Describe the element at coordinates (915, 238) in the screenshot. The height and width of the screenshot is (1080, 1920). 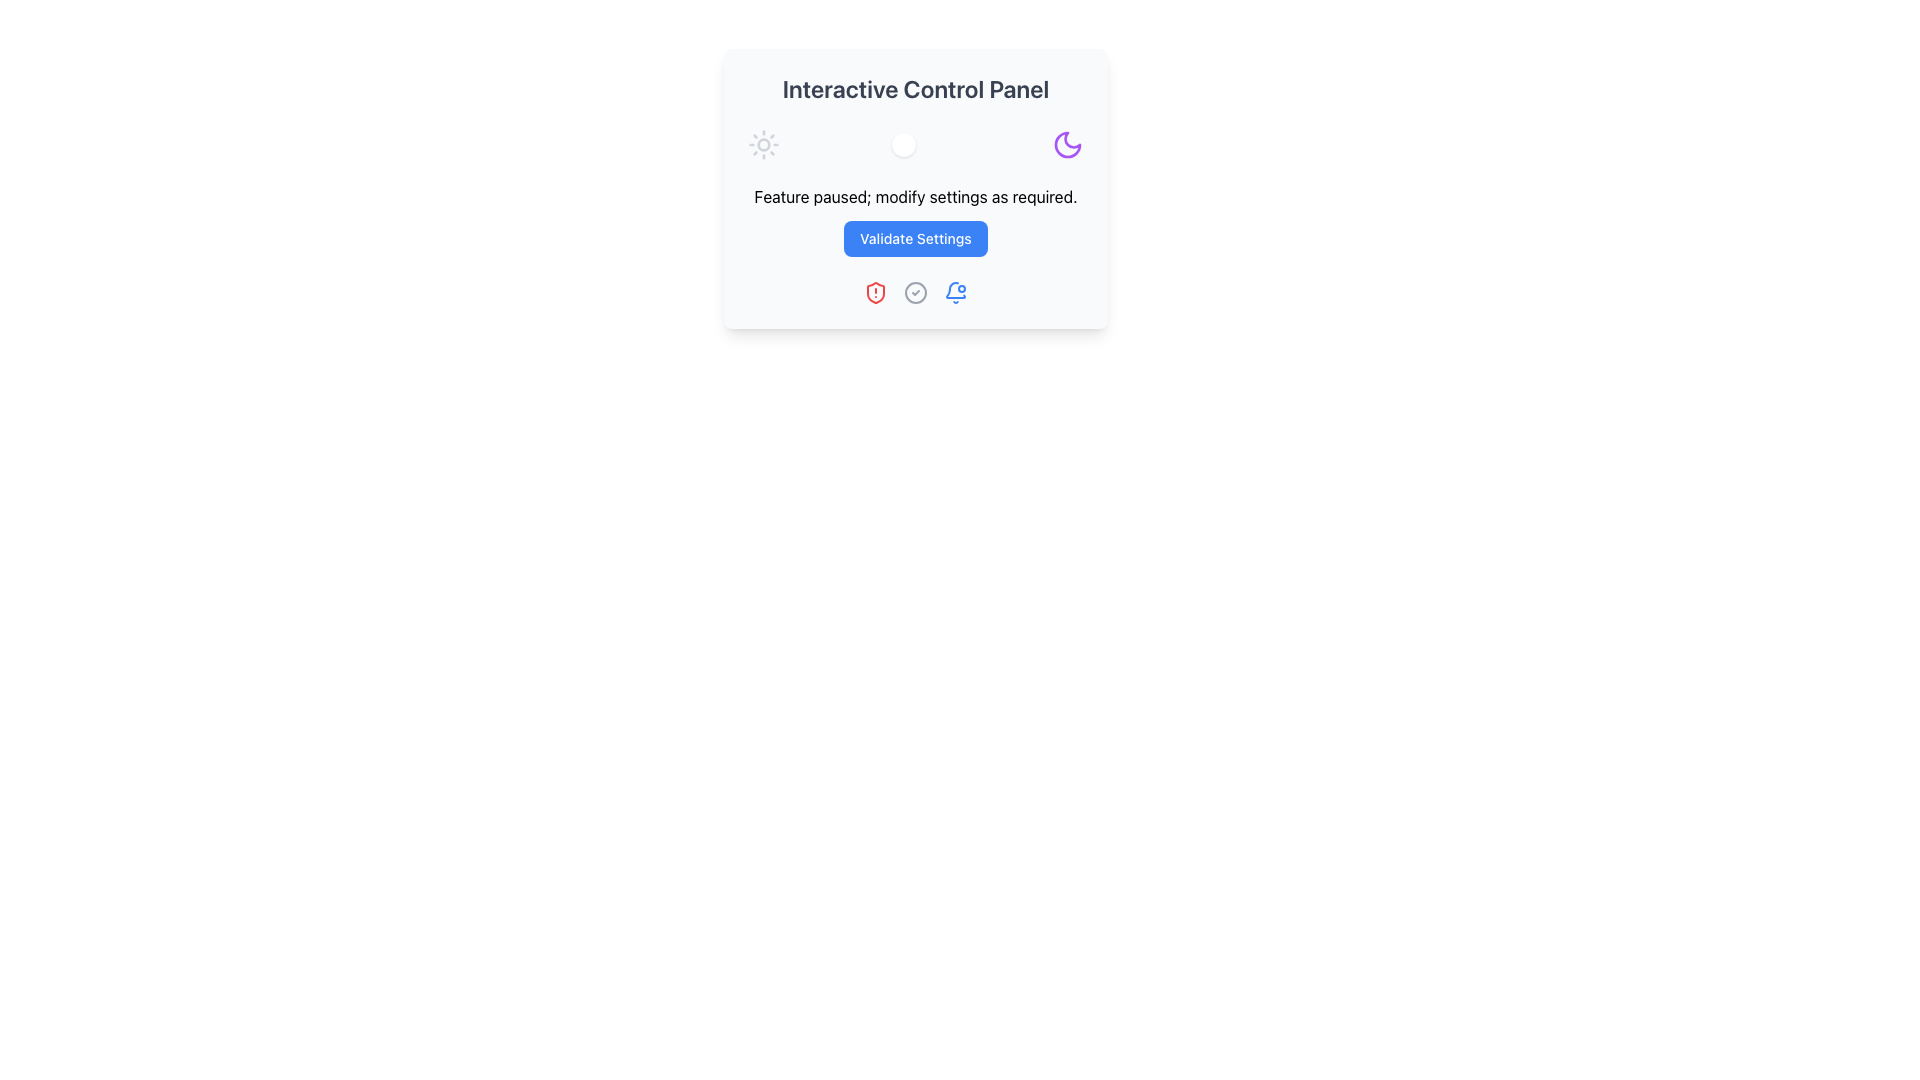
I see `the validation button located directly below the text 'Feature paused; modify settings as required' to confirm the current user settings` at that location.